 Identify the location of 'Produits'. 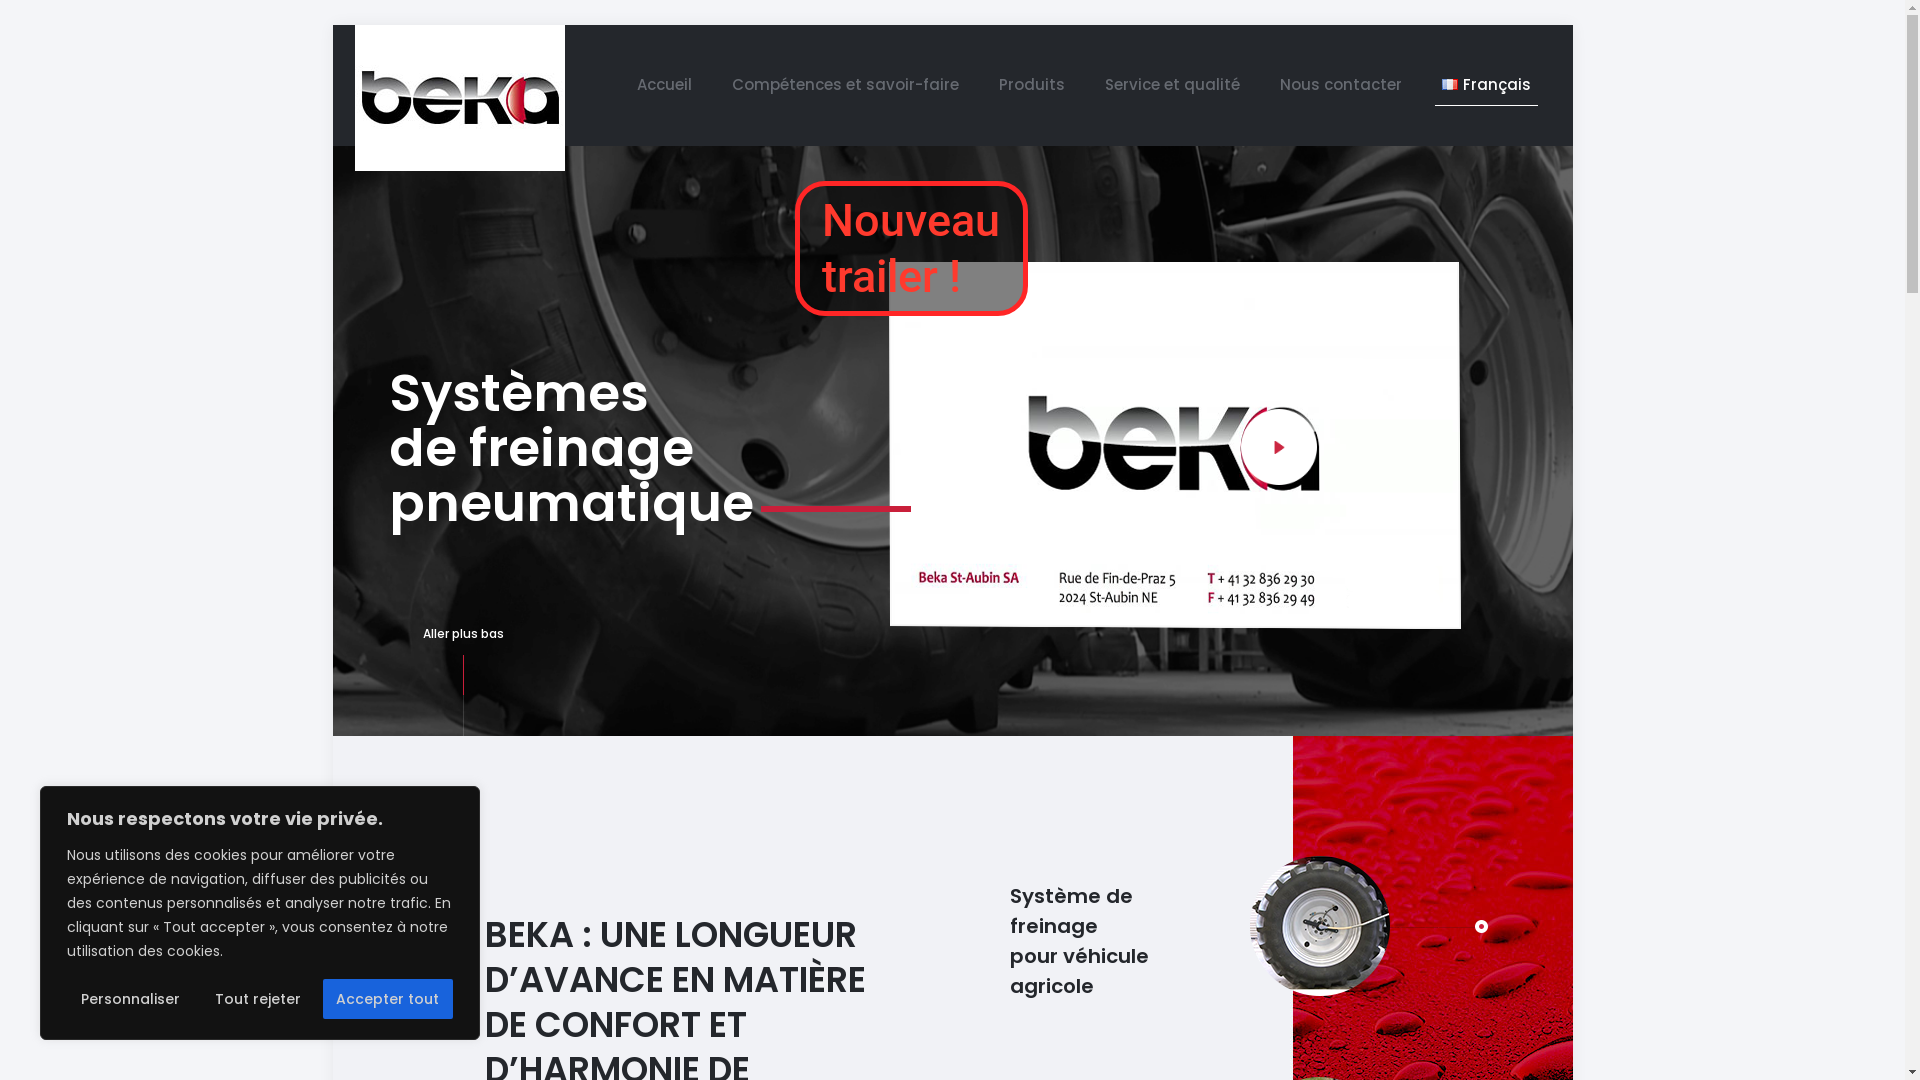
(979, 83).